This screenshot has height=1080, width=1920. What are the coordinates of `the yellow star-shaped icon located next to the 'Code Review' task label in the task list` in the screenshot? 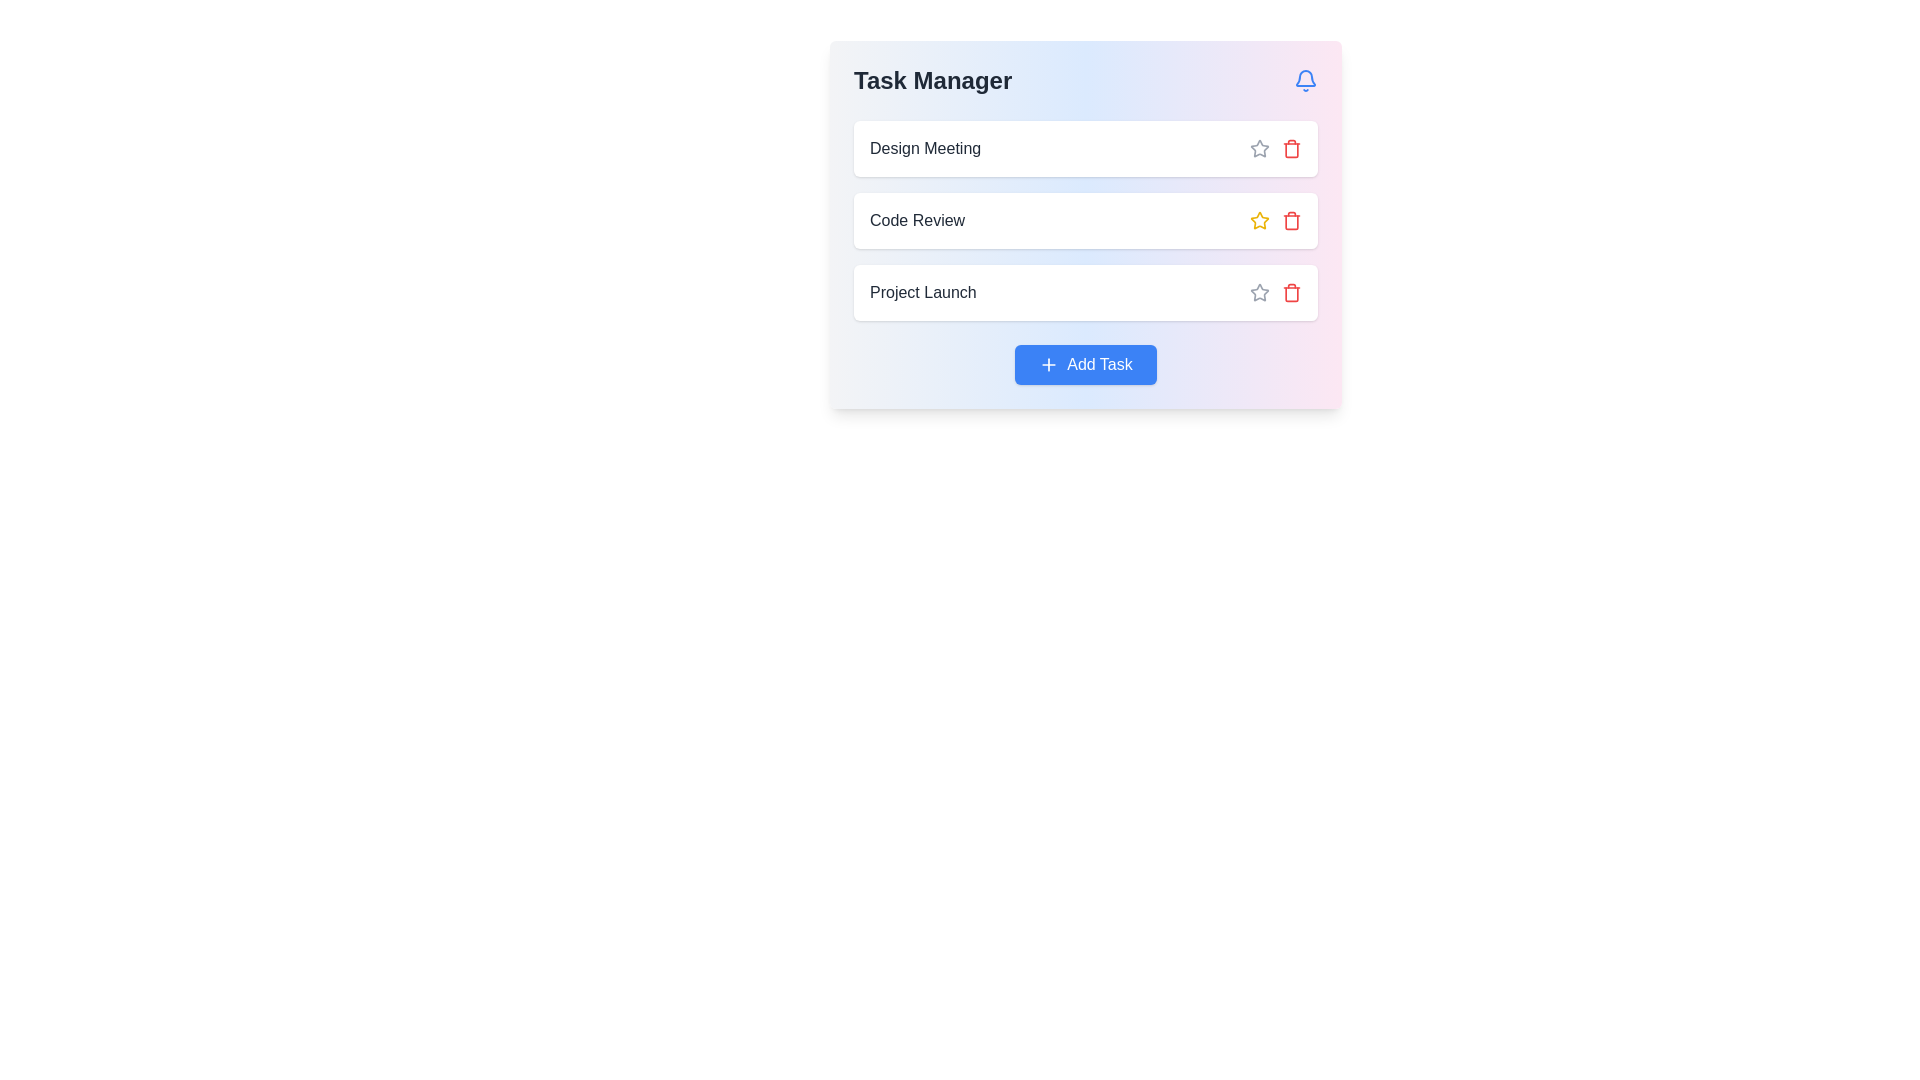 It's located at (1258, 220).